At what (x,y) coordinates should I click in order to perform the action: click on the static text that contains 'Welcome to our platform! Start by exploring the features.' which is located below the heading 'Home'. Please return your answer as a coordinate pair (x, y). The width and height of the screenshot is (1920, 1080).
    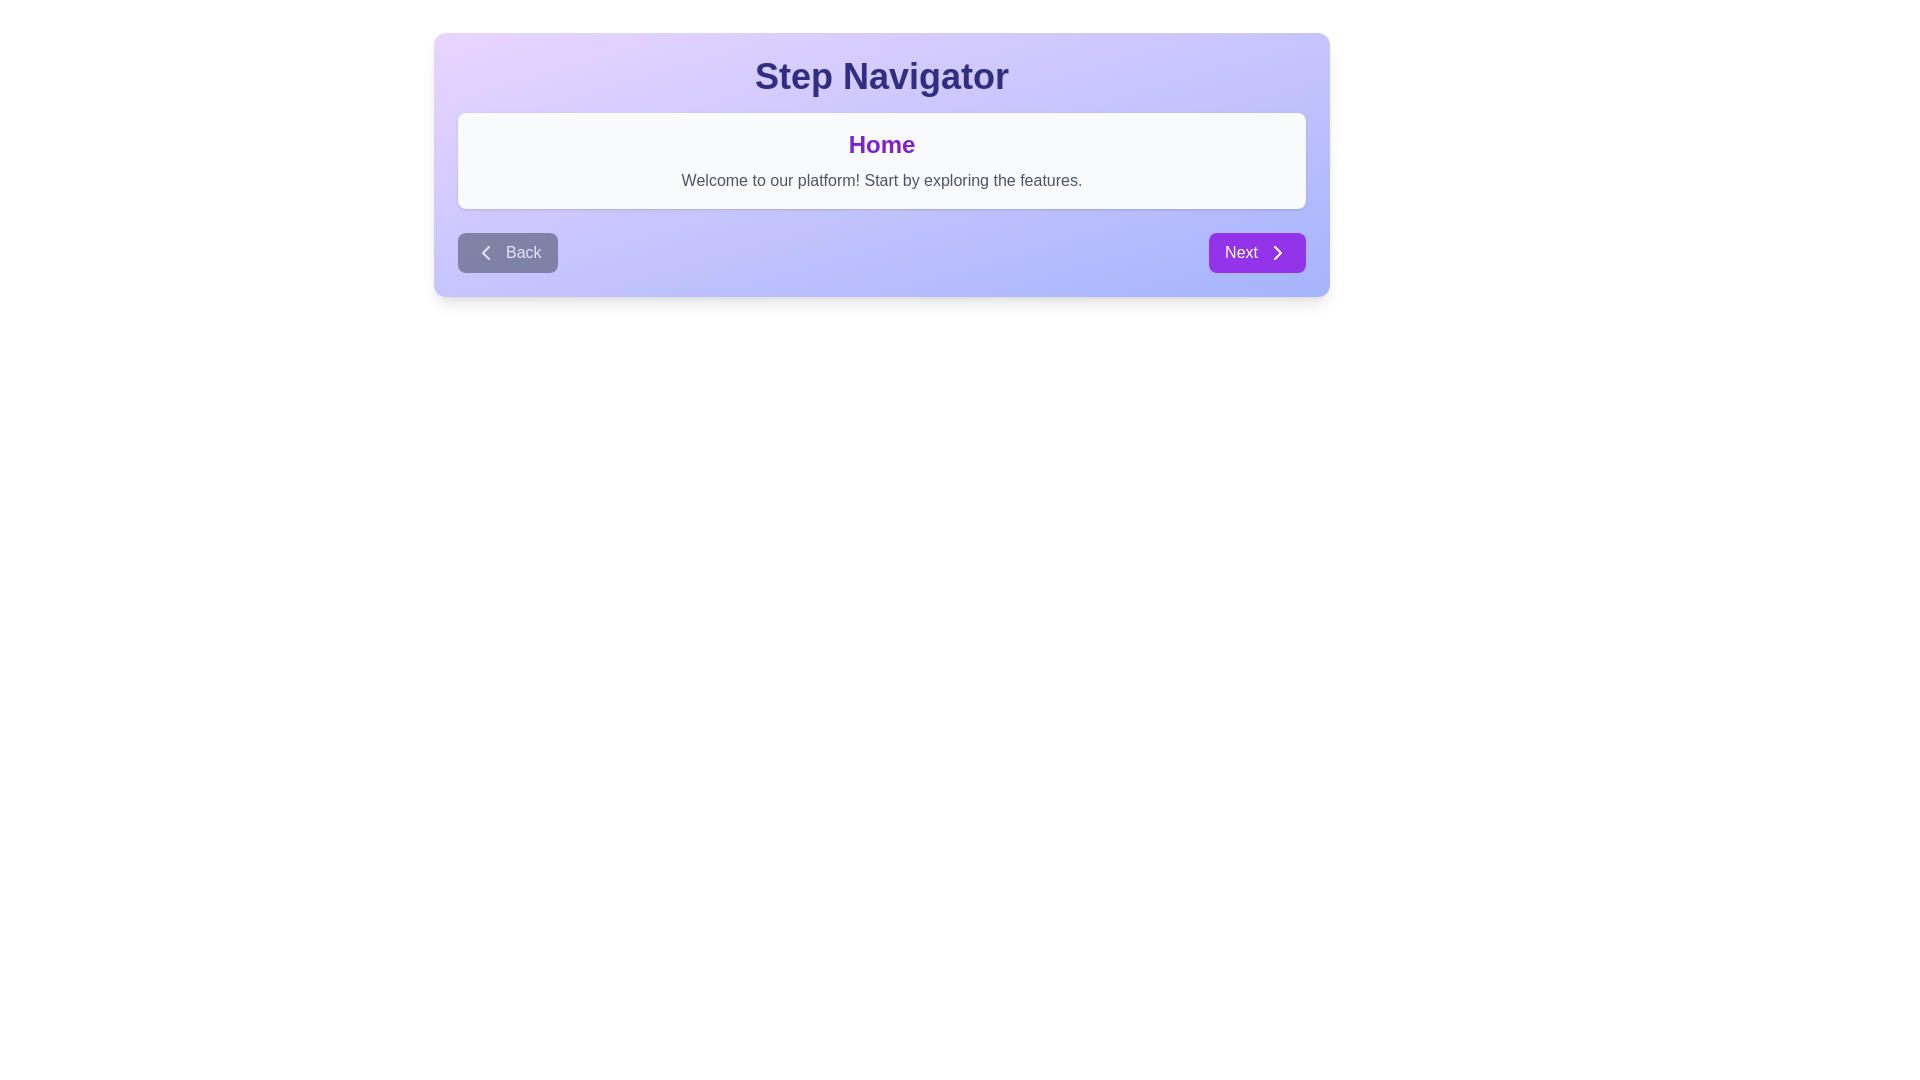
    Looking at the image, I should click on (881, 181).